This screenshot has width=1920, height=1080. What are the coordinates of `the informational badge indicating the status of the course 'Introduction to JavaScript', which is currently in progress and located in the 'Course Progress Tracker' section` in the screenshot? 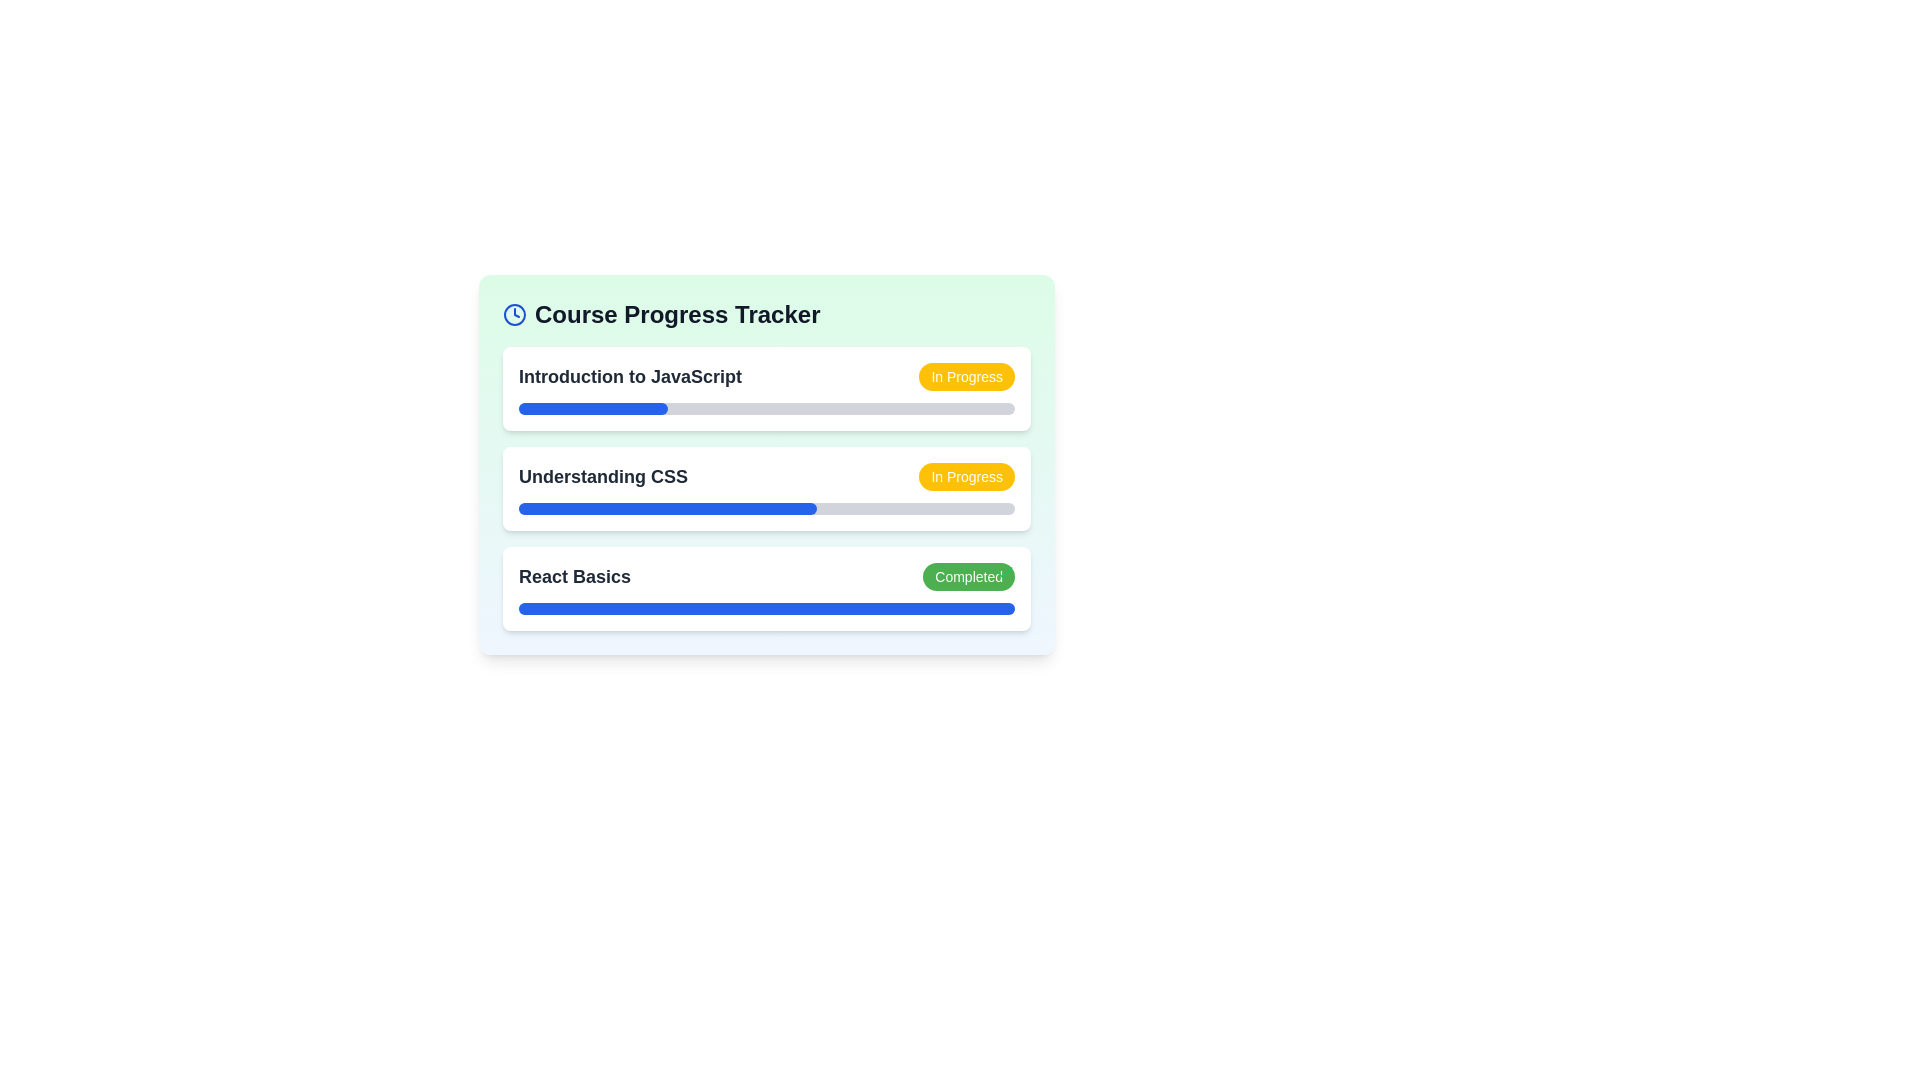 It's located at (967, 377).